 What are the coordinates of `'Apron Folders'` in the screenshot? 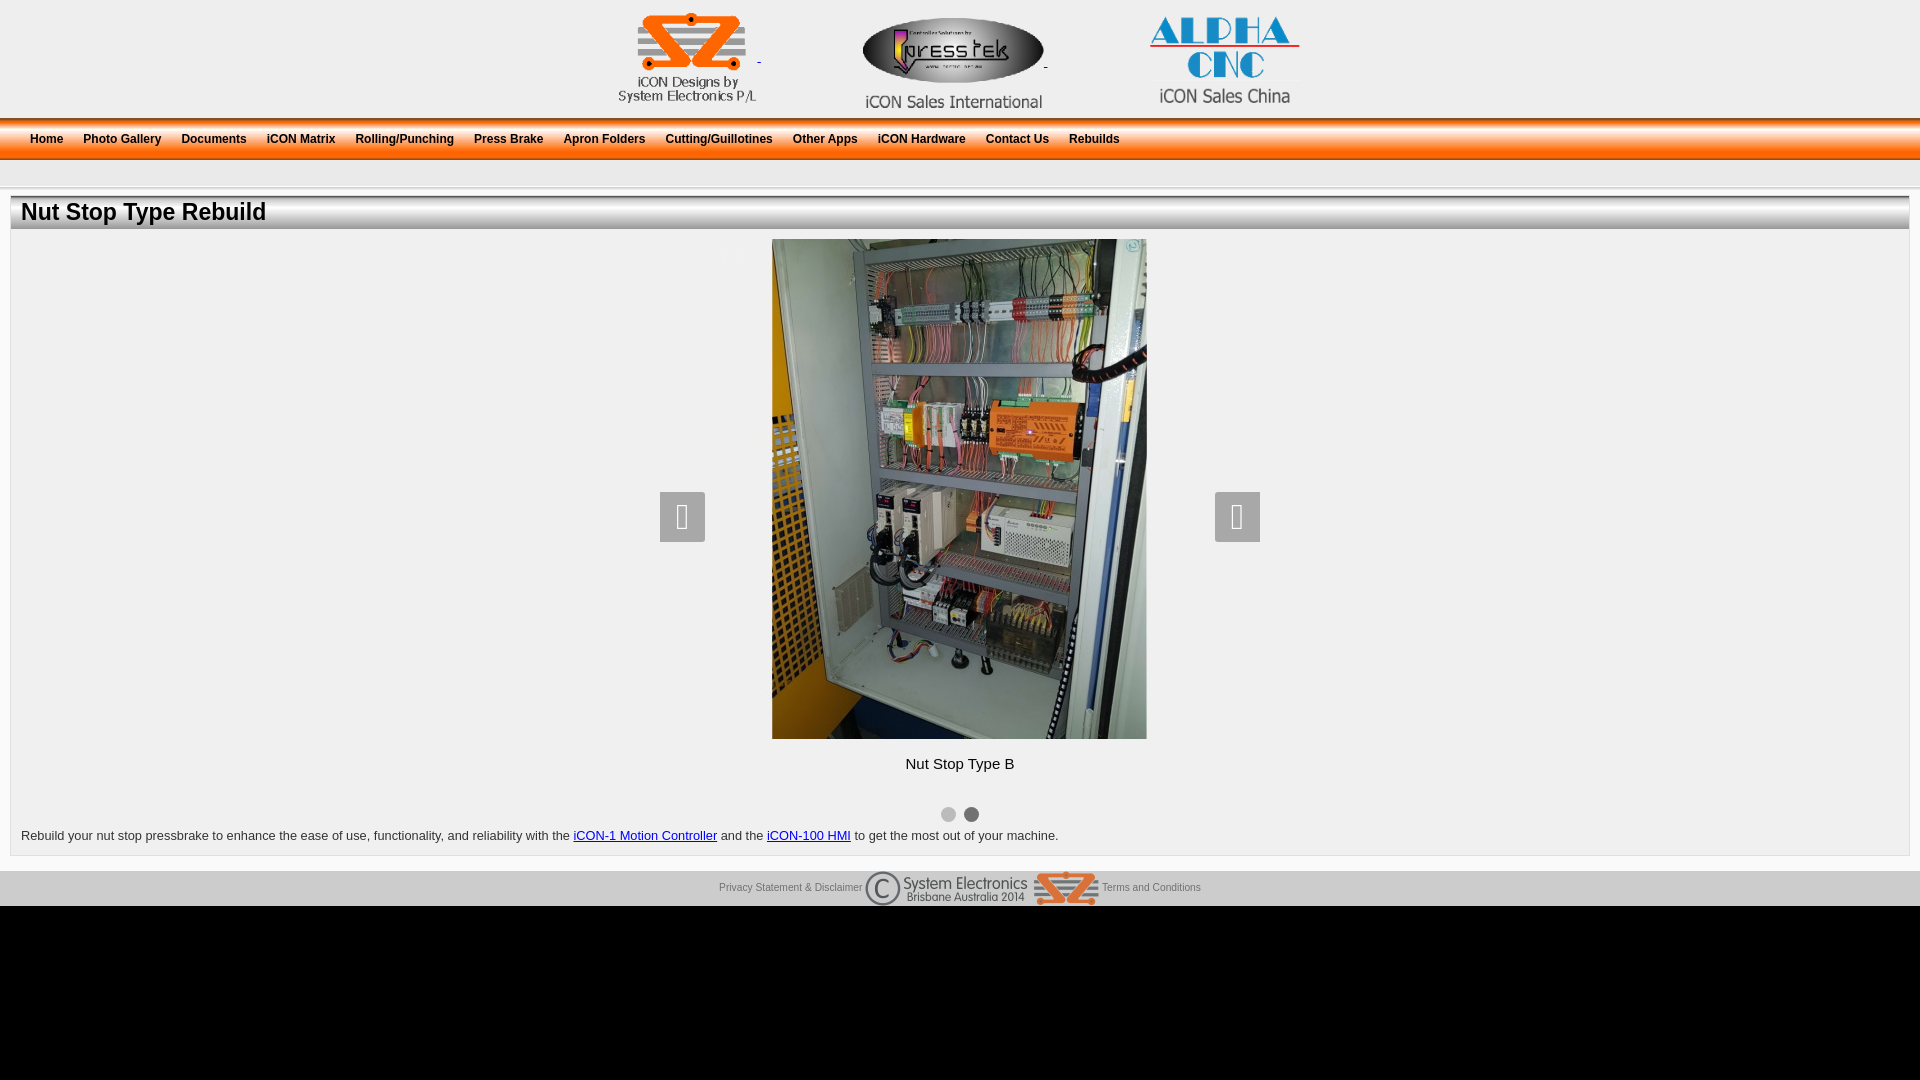 It's located at (603, 135).